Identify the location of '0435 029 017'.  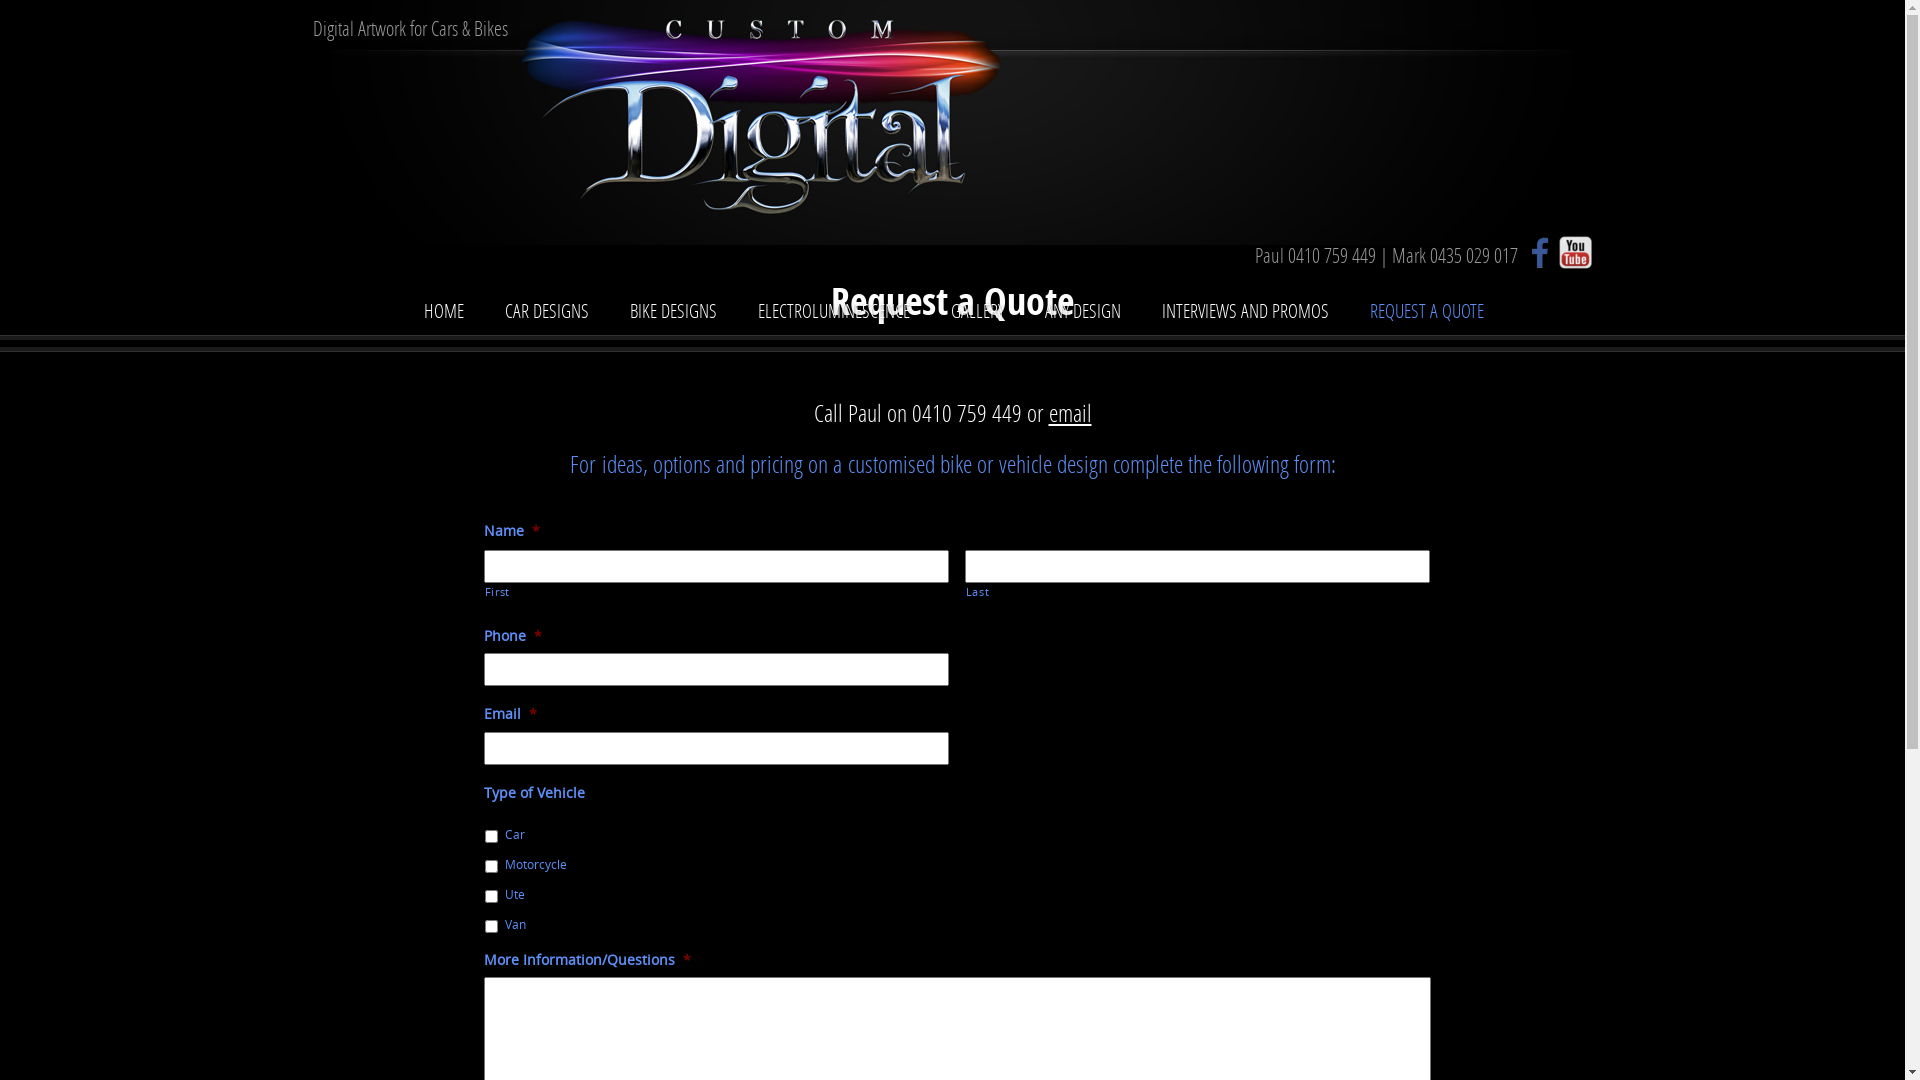
(1473, 253).